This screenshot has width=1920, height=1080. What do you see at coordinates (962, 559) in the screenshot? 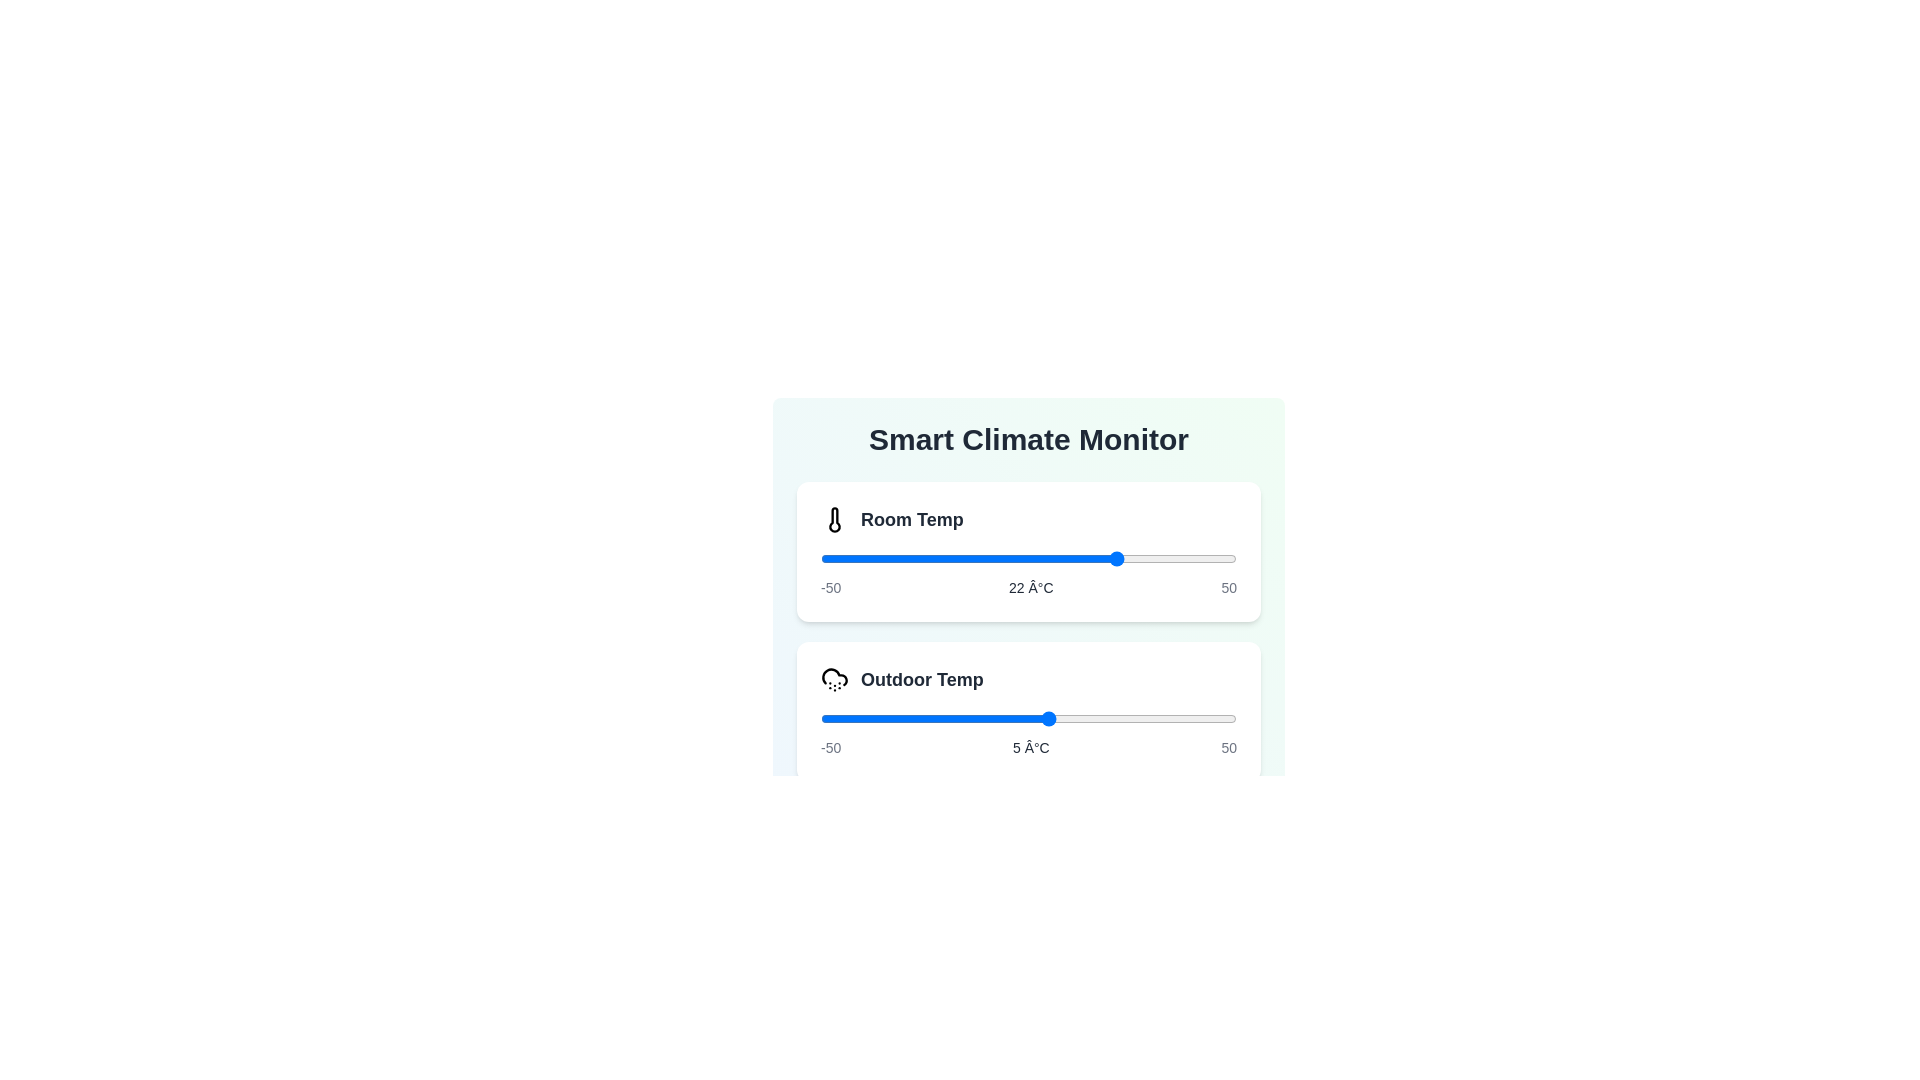
I see `the slider for 'Room Temp' to set its value to -16` at bounding box center [962, 559].